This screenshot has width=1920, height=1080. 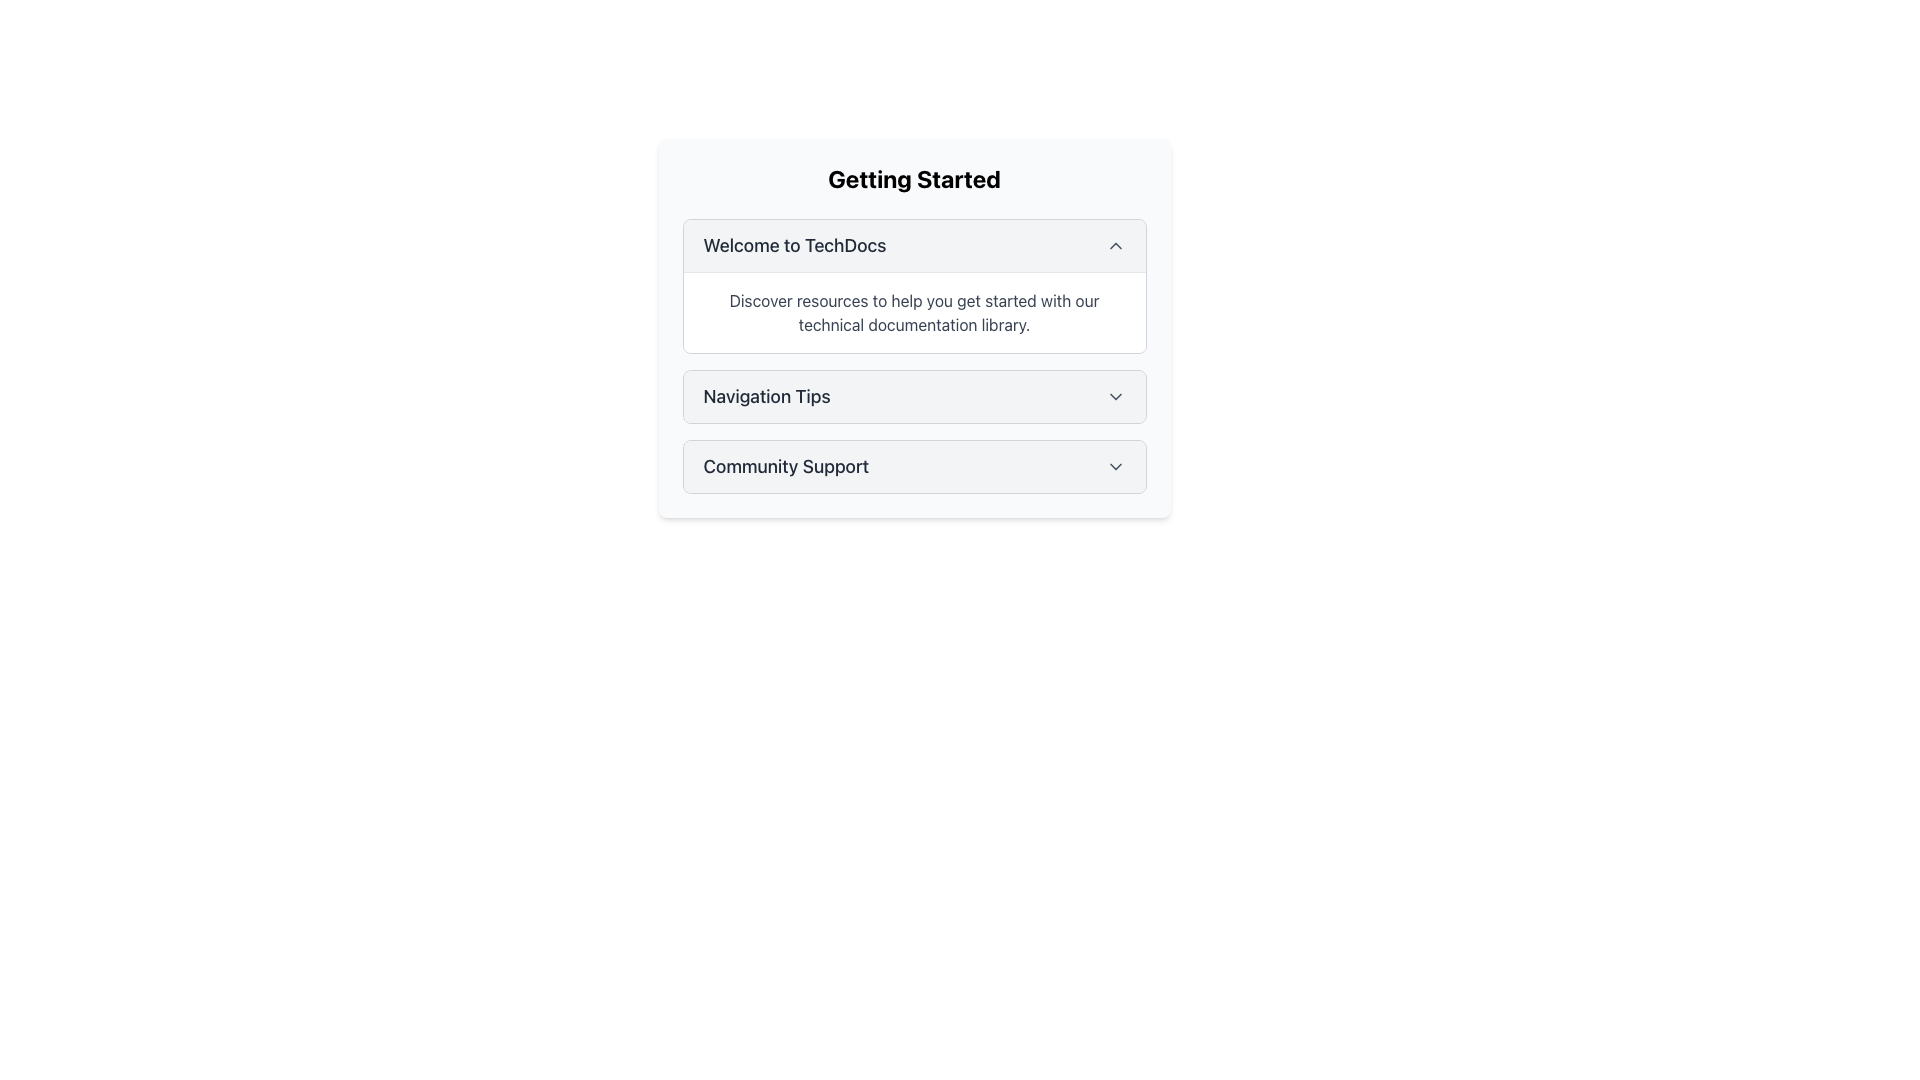 What do you see at coordinates (913, 466) in the screenshot?
I see `the 'Community Support' button located in the 'Getting Started' section` at bounding box center [913, 466].